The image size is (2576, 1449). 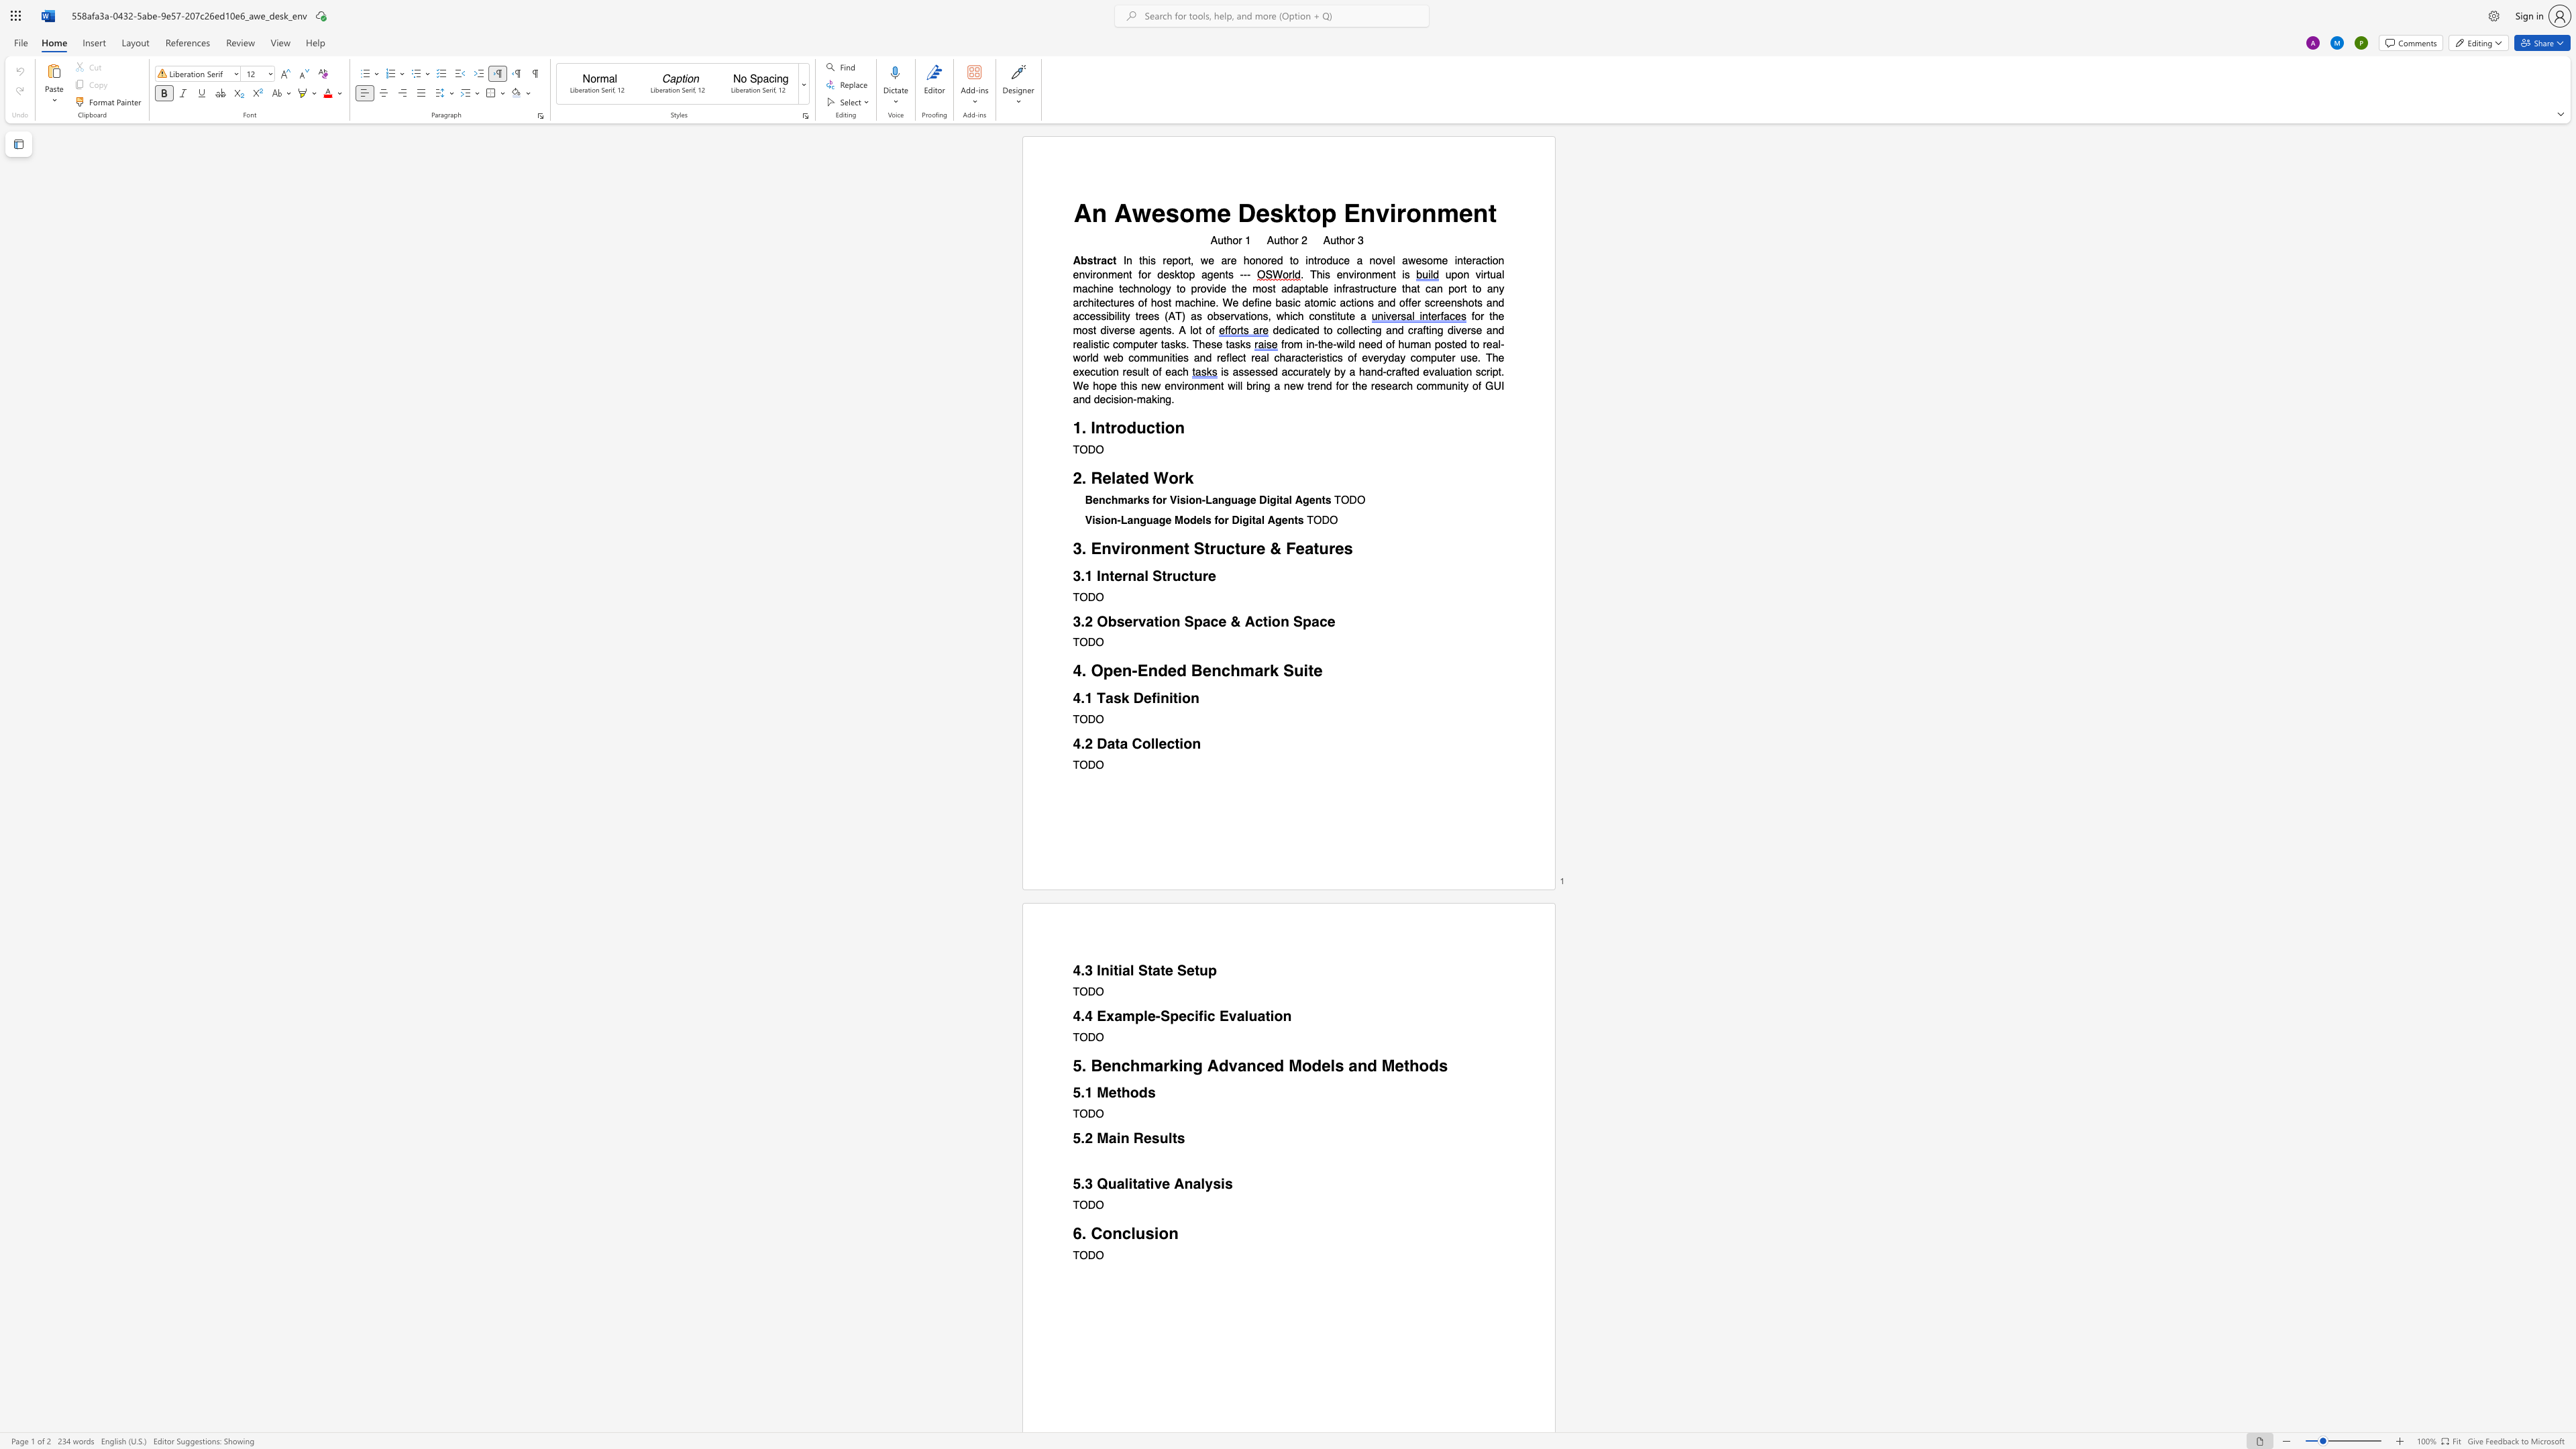 What do you see at coordinates (1216, 547) in the screenshot?
I see `the space between the continuous character "r" and "u" in the text` at bounding box center [1216, 547].